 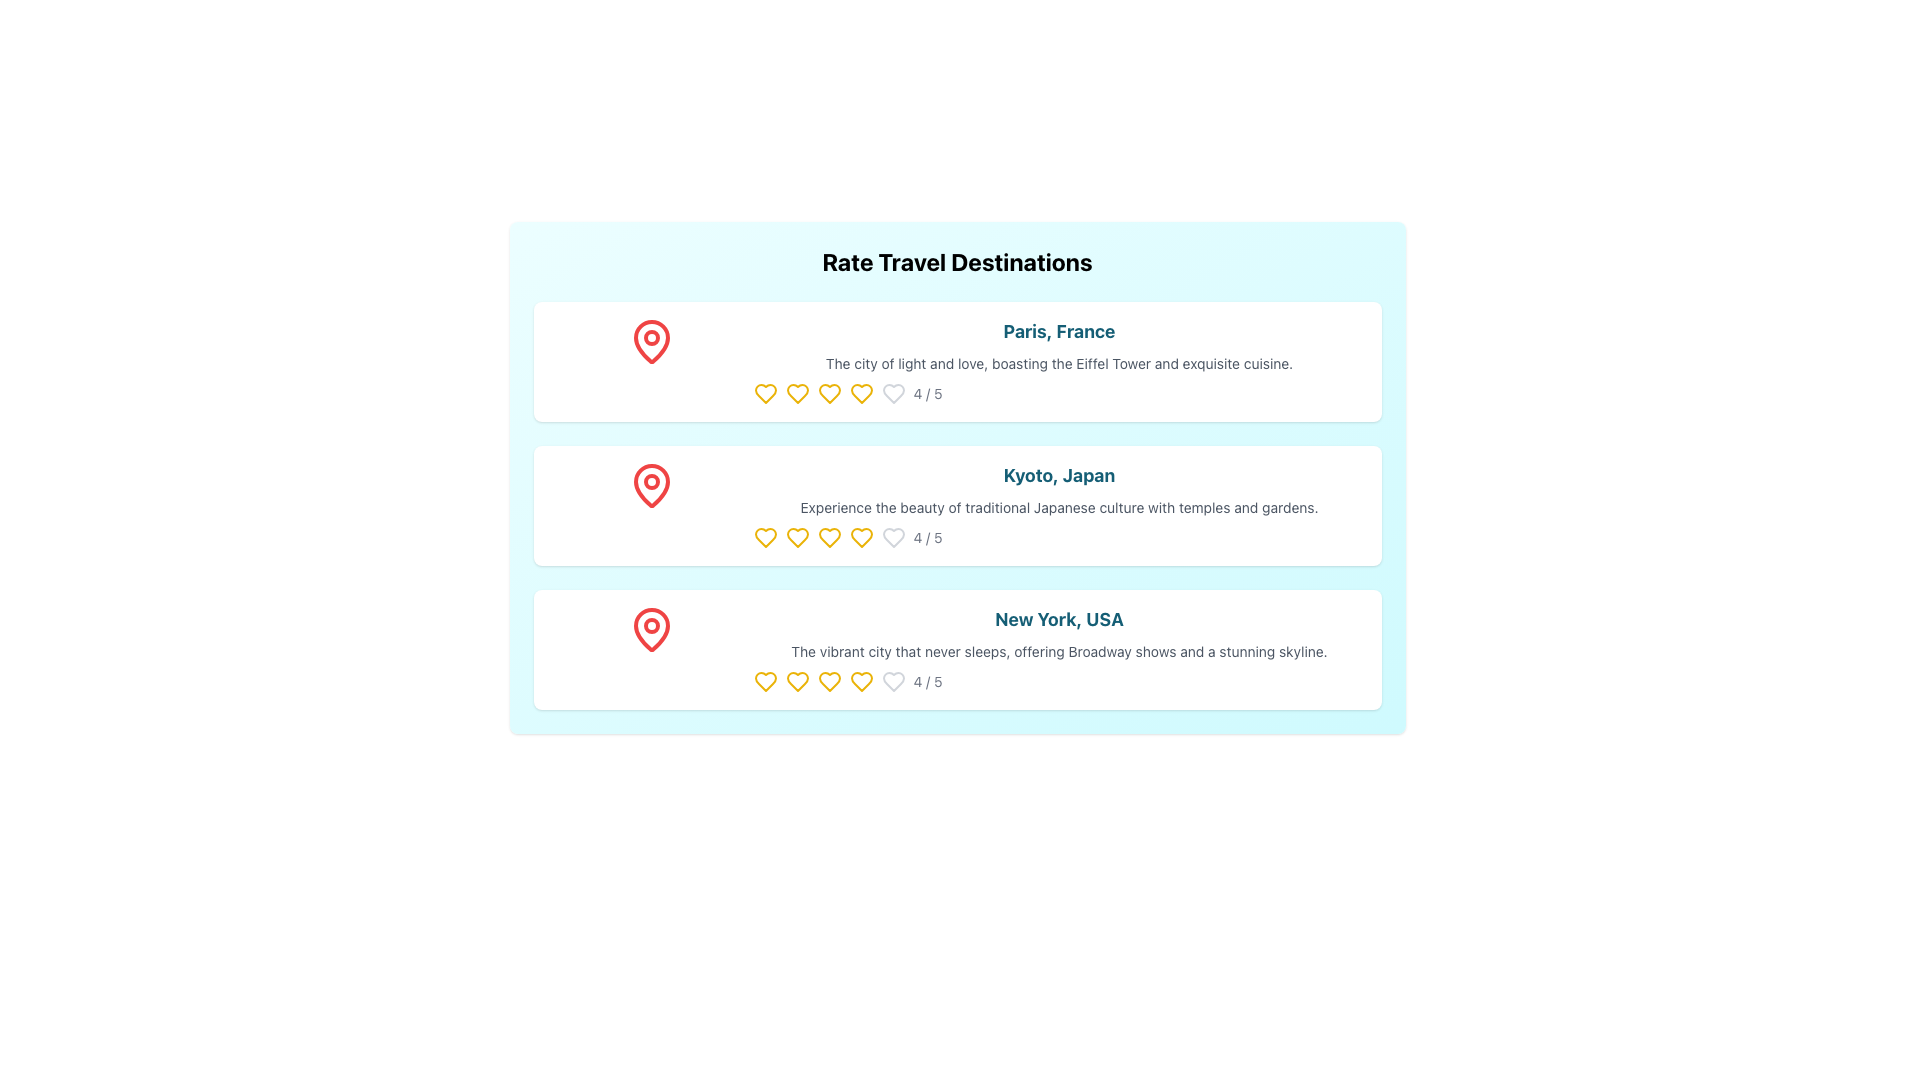 I want to click on the first rating icon (one heart), so click(x=764, y=393).